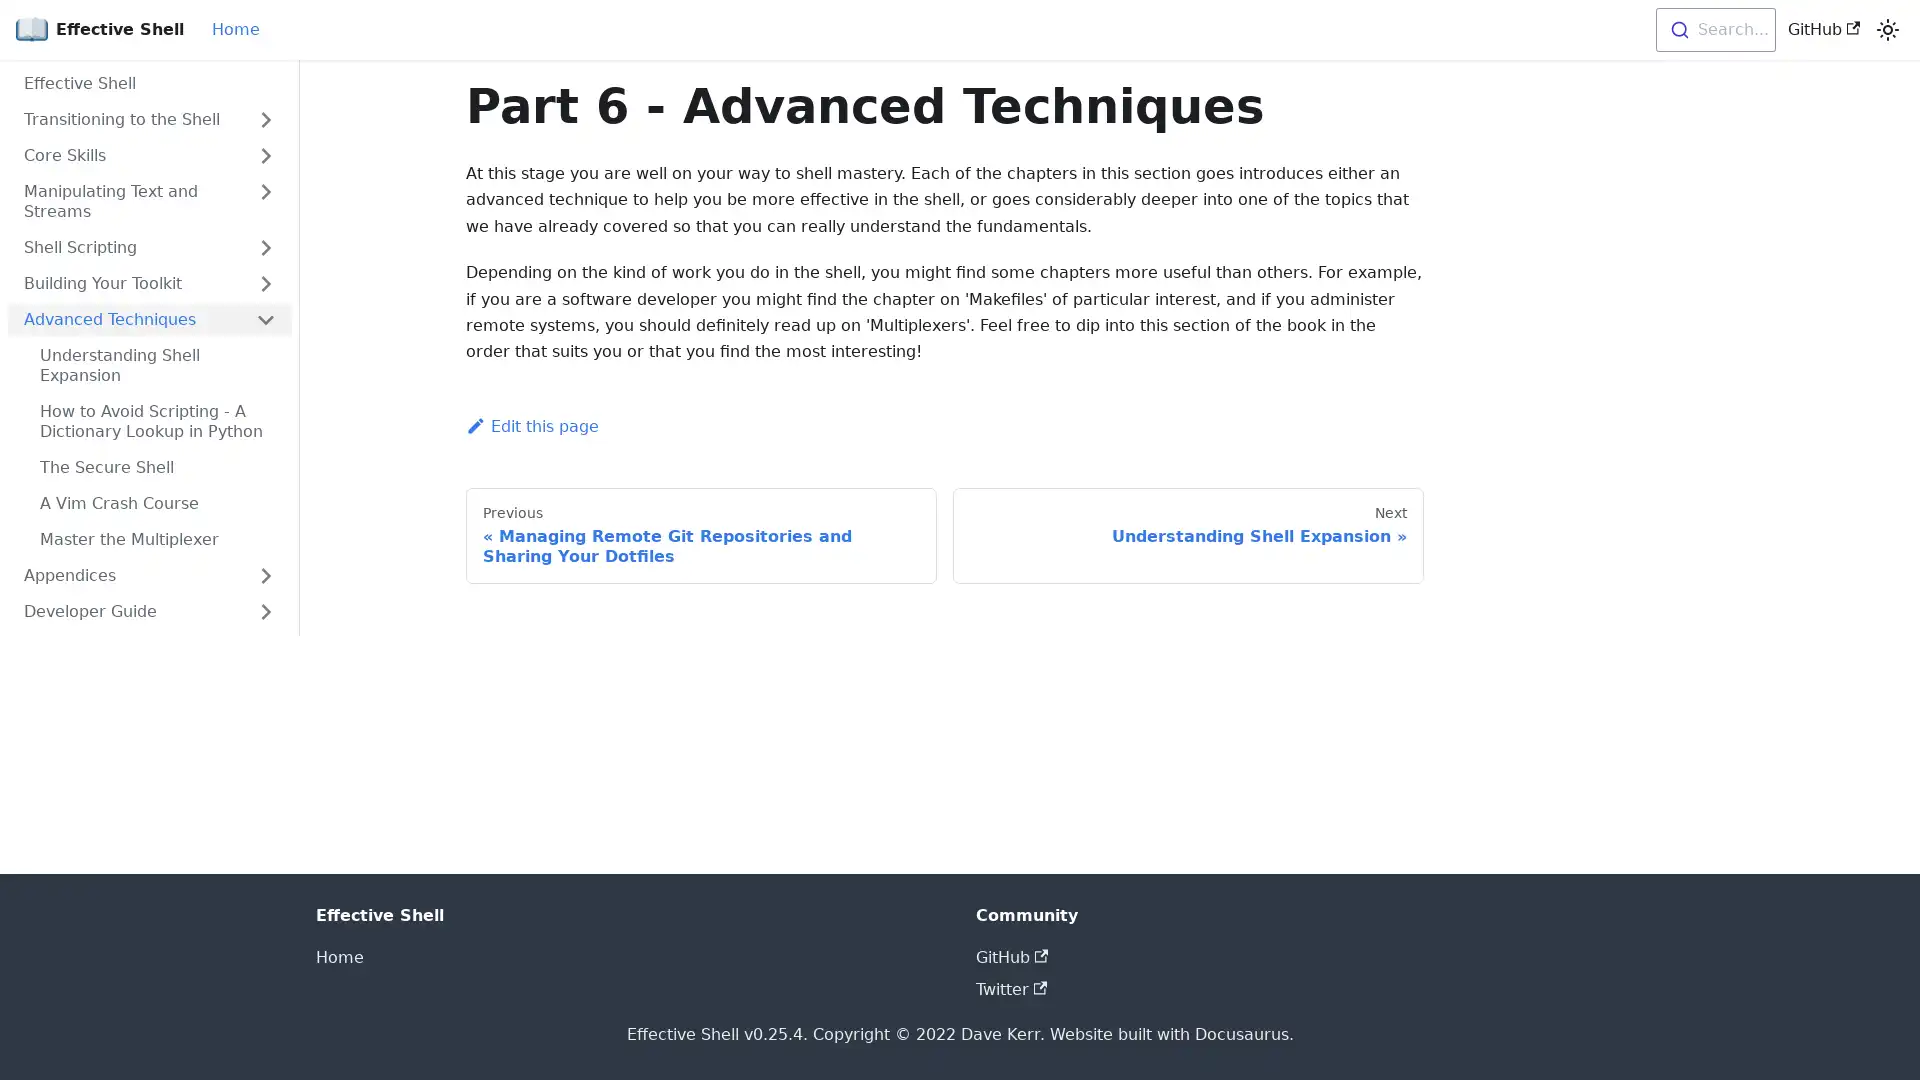 Image resolution: width=1920 pixels, height=1080 pixels. Describe the element at coordinates (264, 201) in the screenshot. I see `Toggle the collapsible sidebar category 'Manipulating Text and Streams'` at that location.